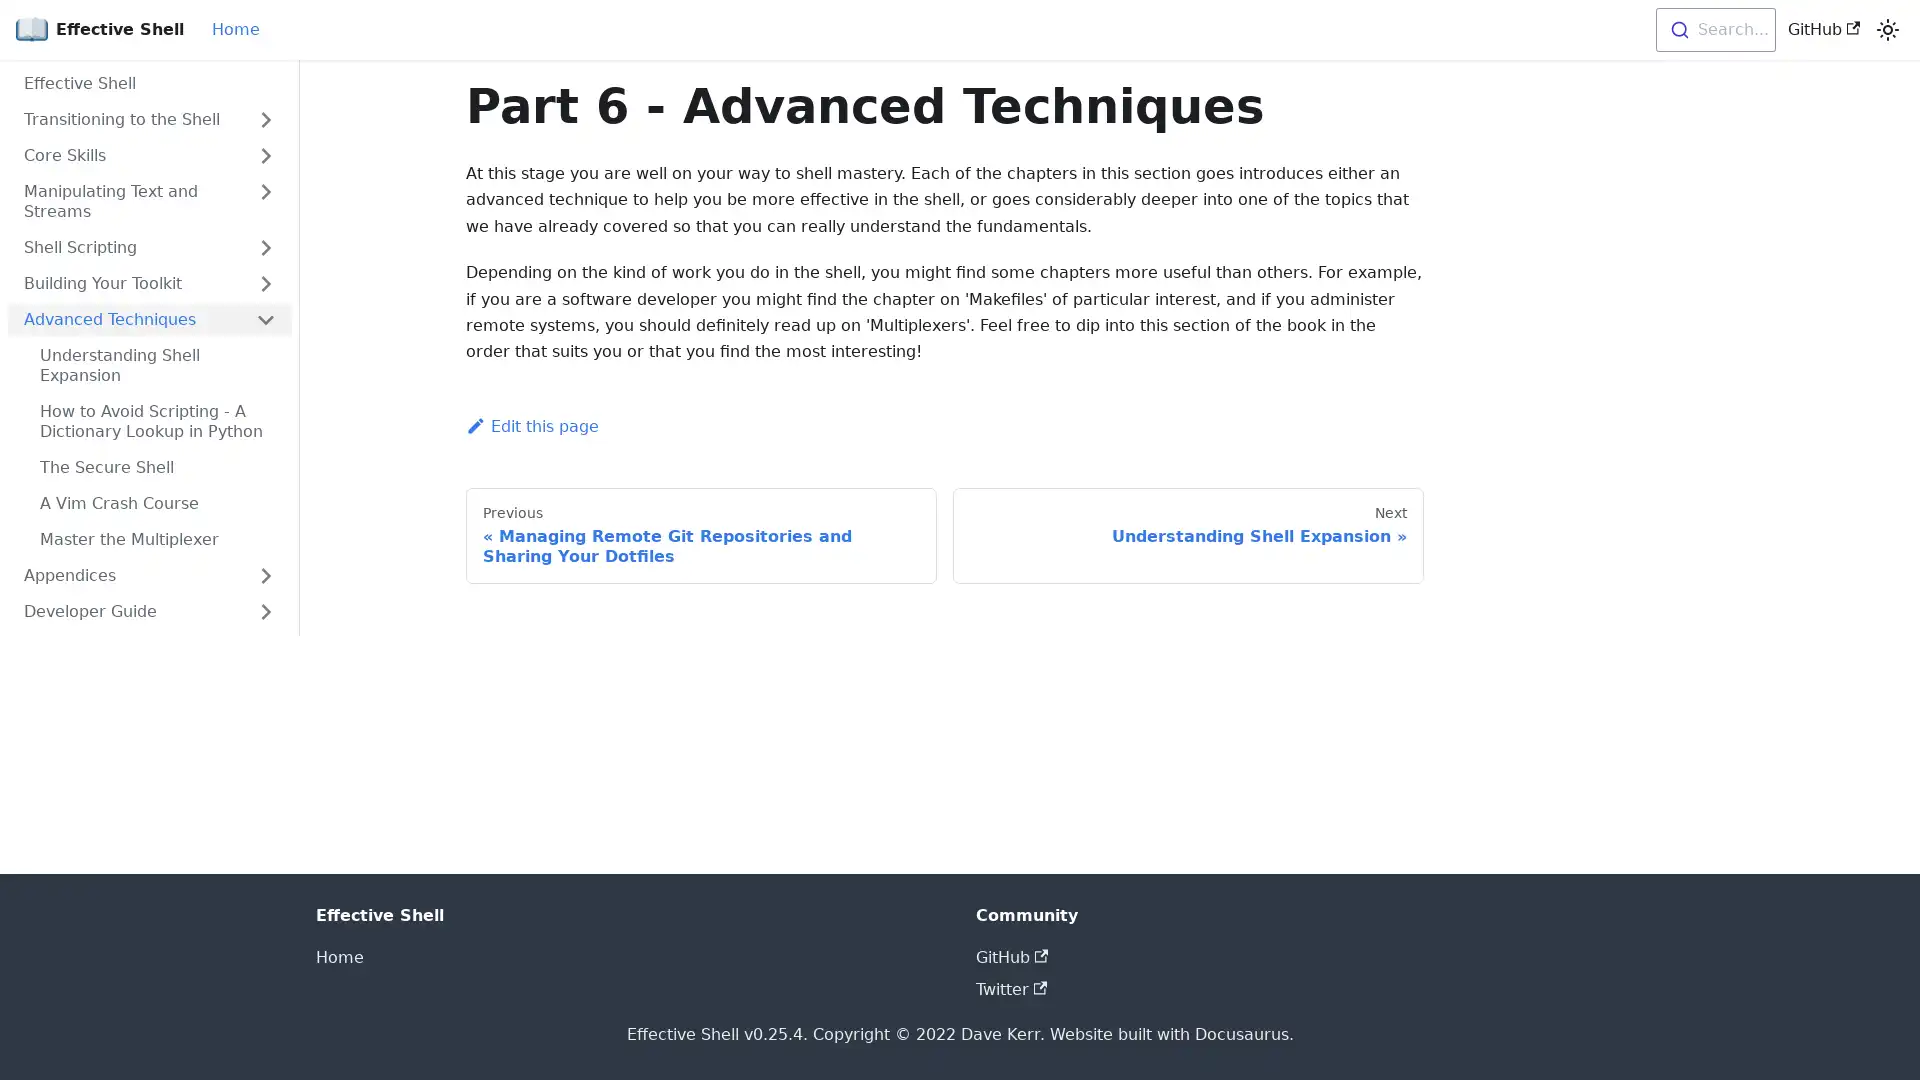 Image resolution: width=1920 pixels, height=1080 pixels. Describe the element at coordinates (264, 201) in the screenshot. I see `Toggle the collapsible sidebar category 'Manipulating Text and Streams'` at that location.